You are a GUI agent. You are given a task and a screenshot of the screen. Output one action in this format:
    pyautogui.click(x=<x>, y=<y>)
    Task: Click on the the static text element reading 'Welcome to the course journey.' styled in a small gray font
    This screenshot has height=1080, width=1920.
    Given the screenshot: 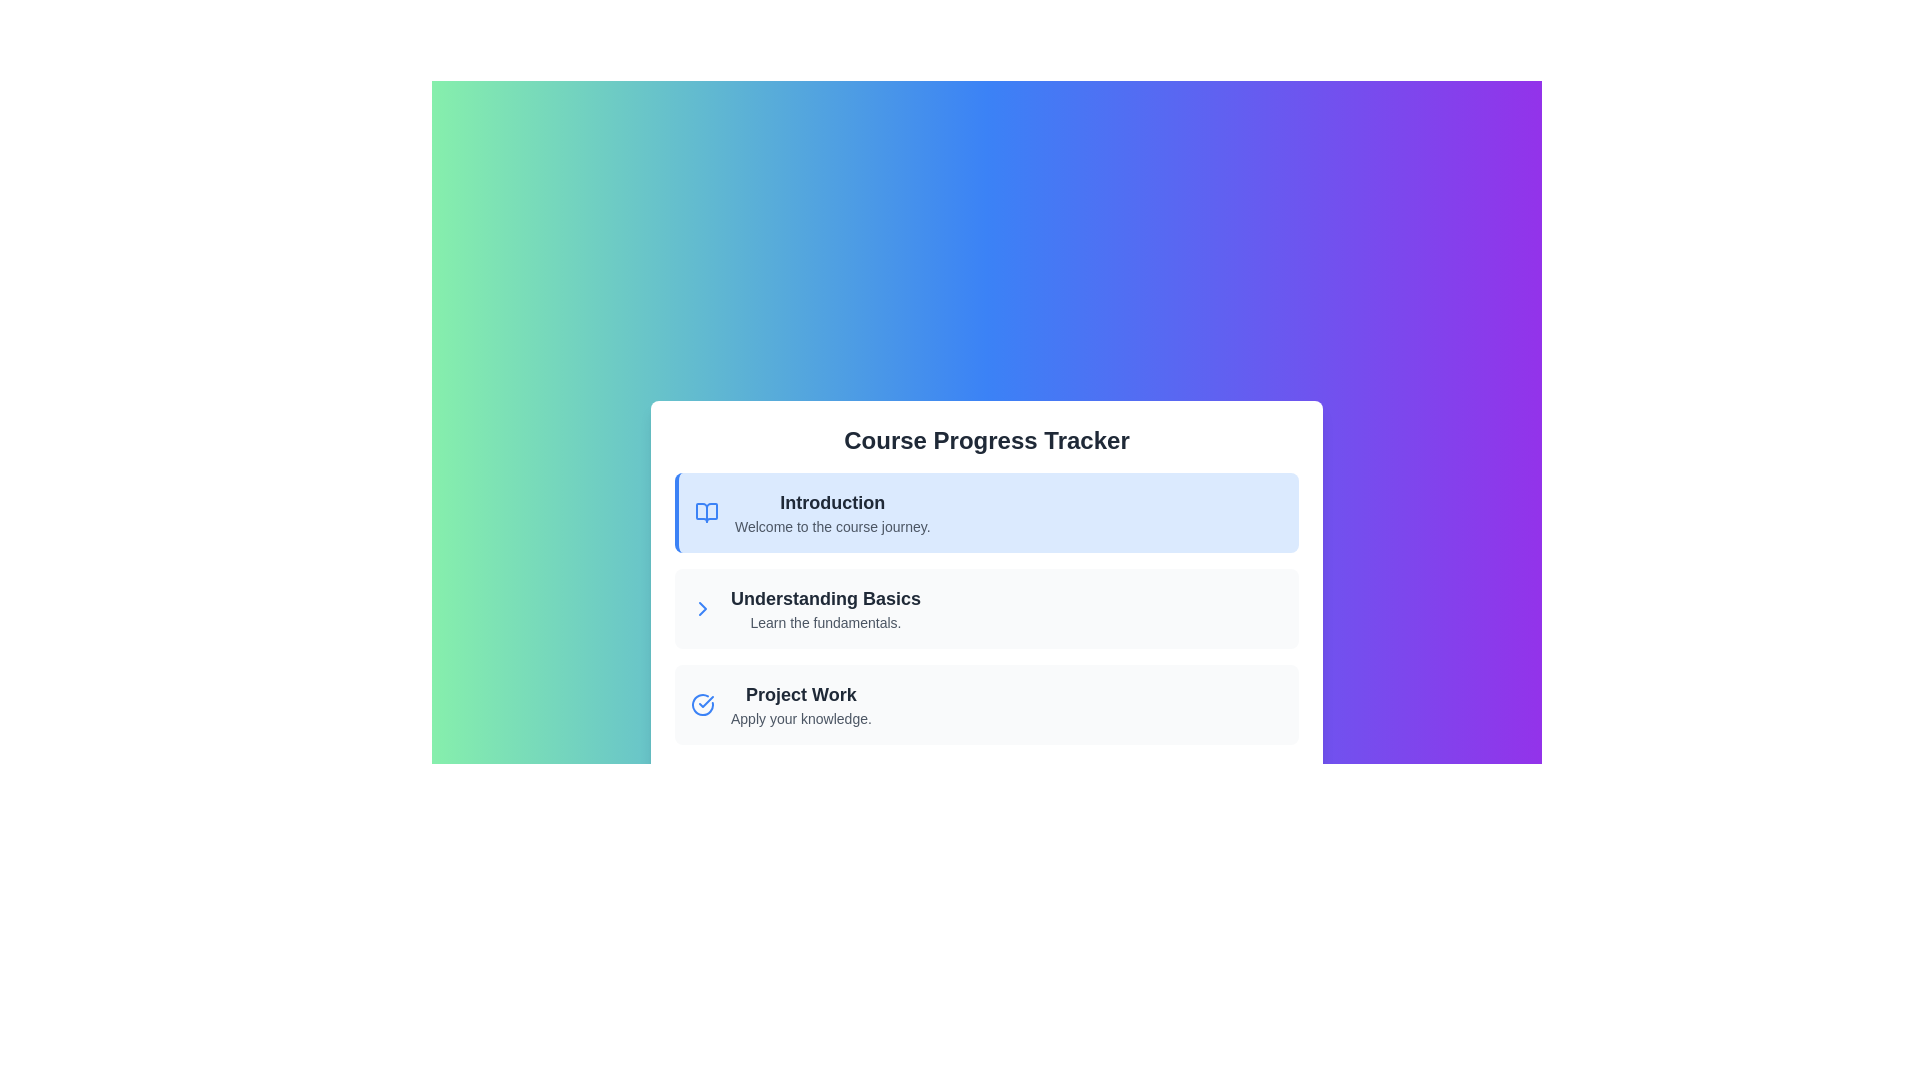 What is the action you would take?
    pyautogui.click(x=832, y=526)
    